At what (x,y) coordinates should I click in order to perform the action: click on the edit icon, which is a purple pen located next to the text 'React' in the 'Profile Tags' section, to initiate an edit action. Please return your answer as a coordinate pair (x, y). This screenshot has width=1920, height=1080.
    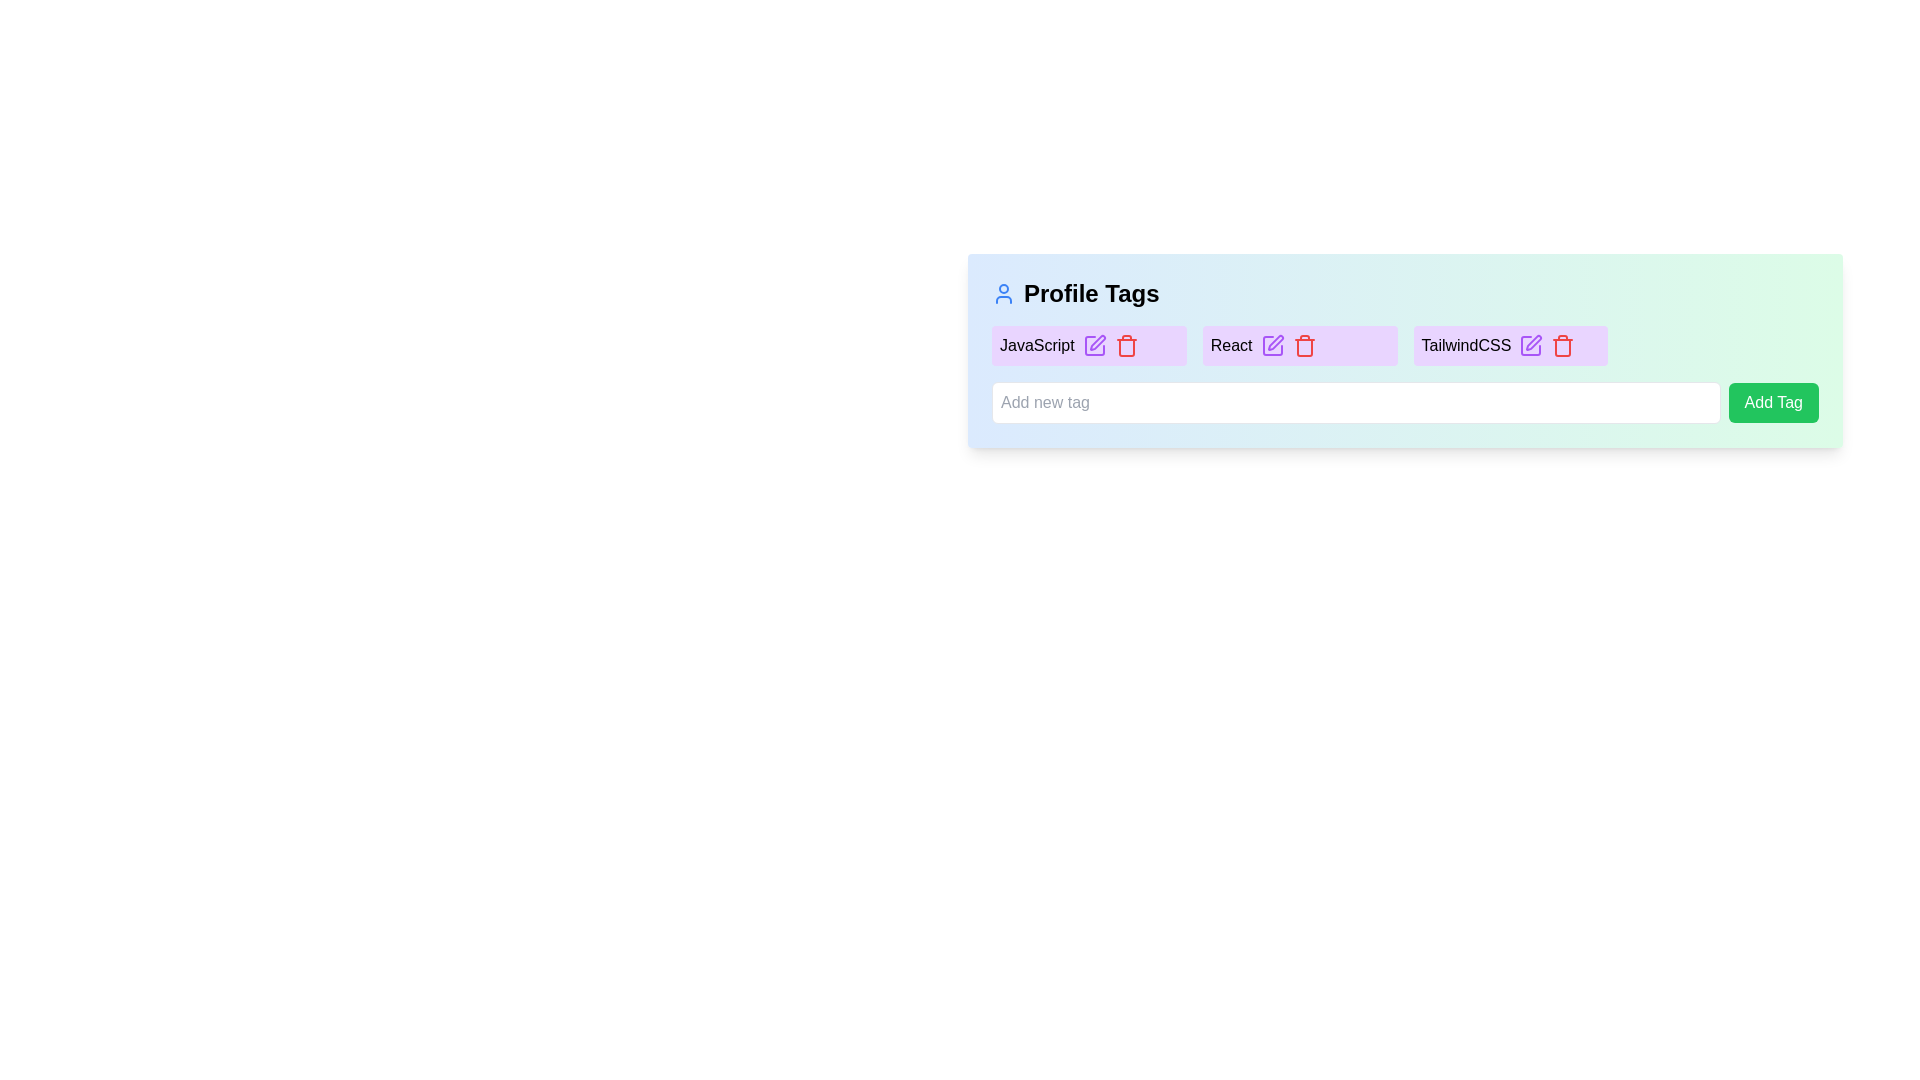
    Looking at the image, I should click on (1271, 345).